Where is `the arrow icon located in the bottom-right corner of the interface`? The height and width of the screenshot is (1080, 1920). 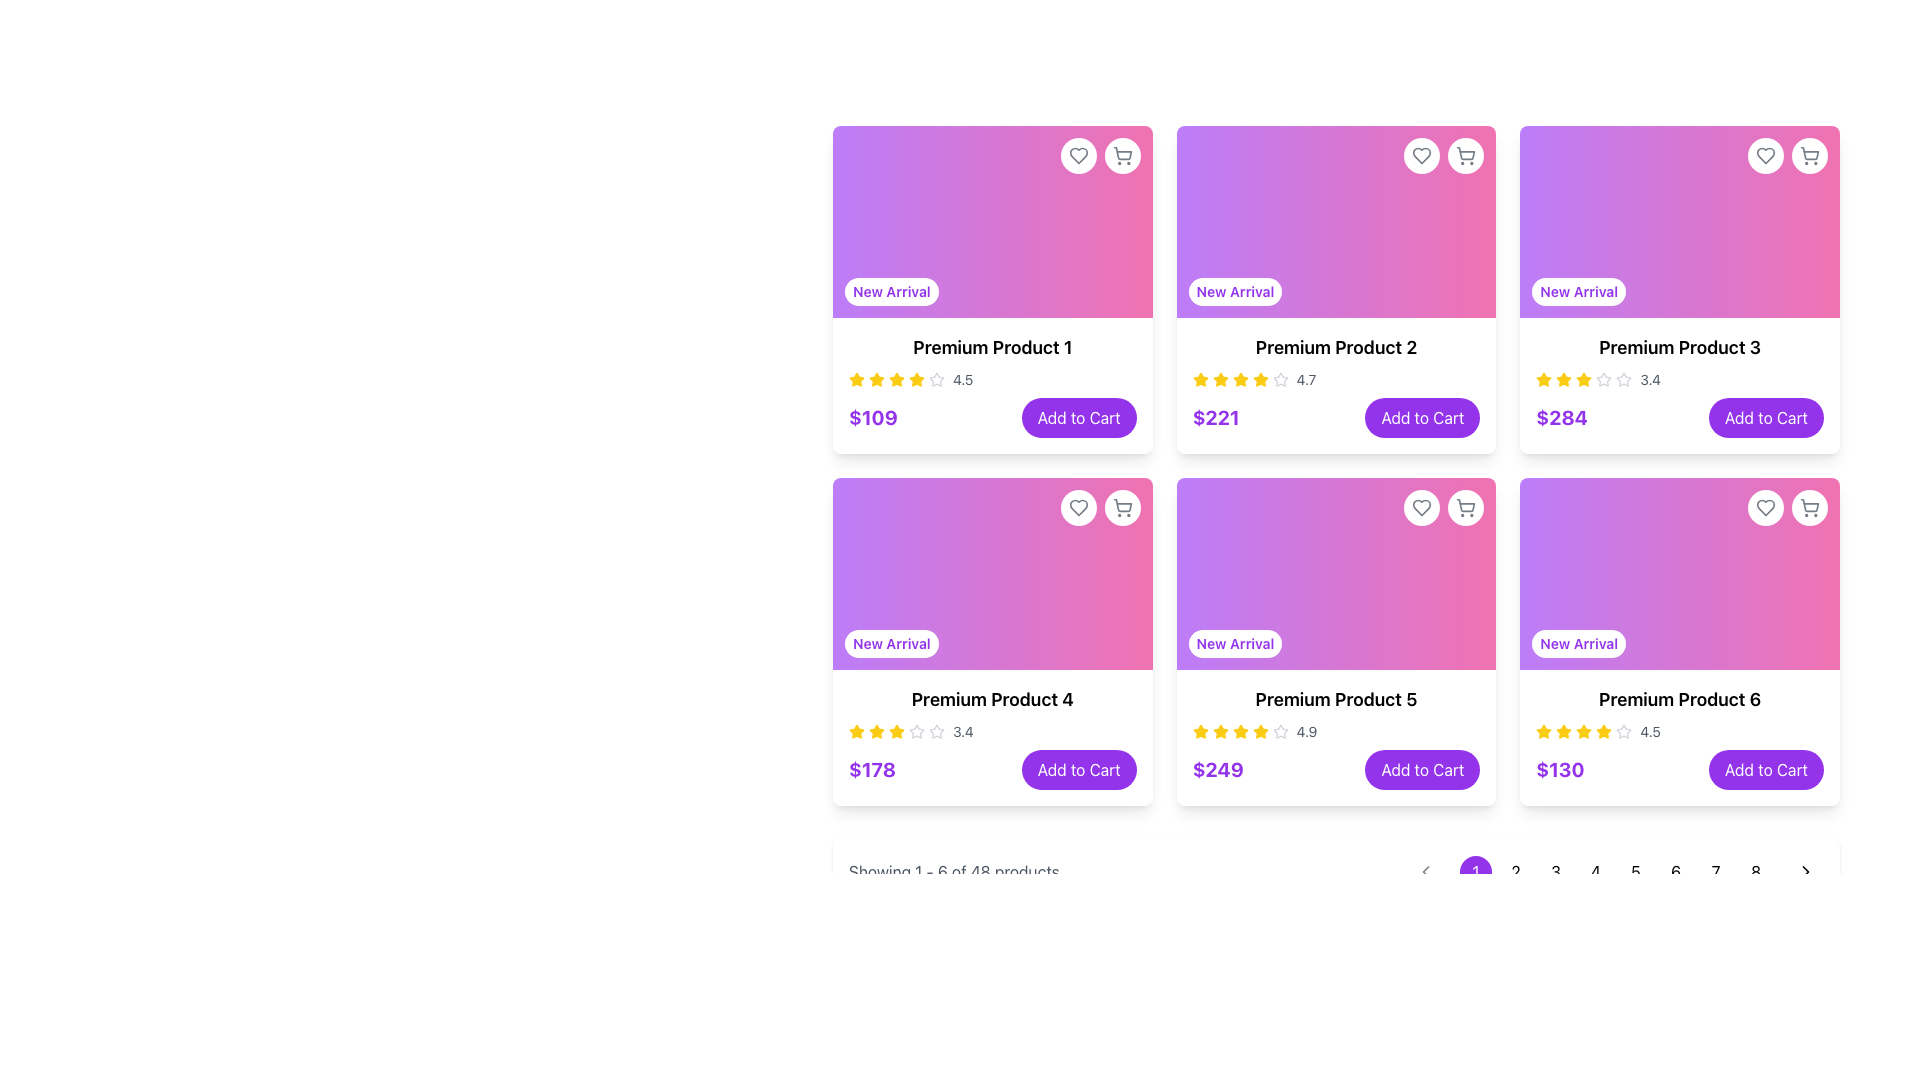 the arrow icon located in the bottom-right corner of the interface is located at coordinates (1424, 870).